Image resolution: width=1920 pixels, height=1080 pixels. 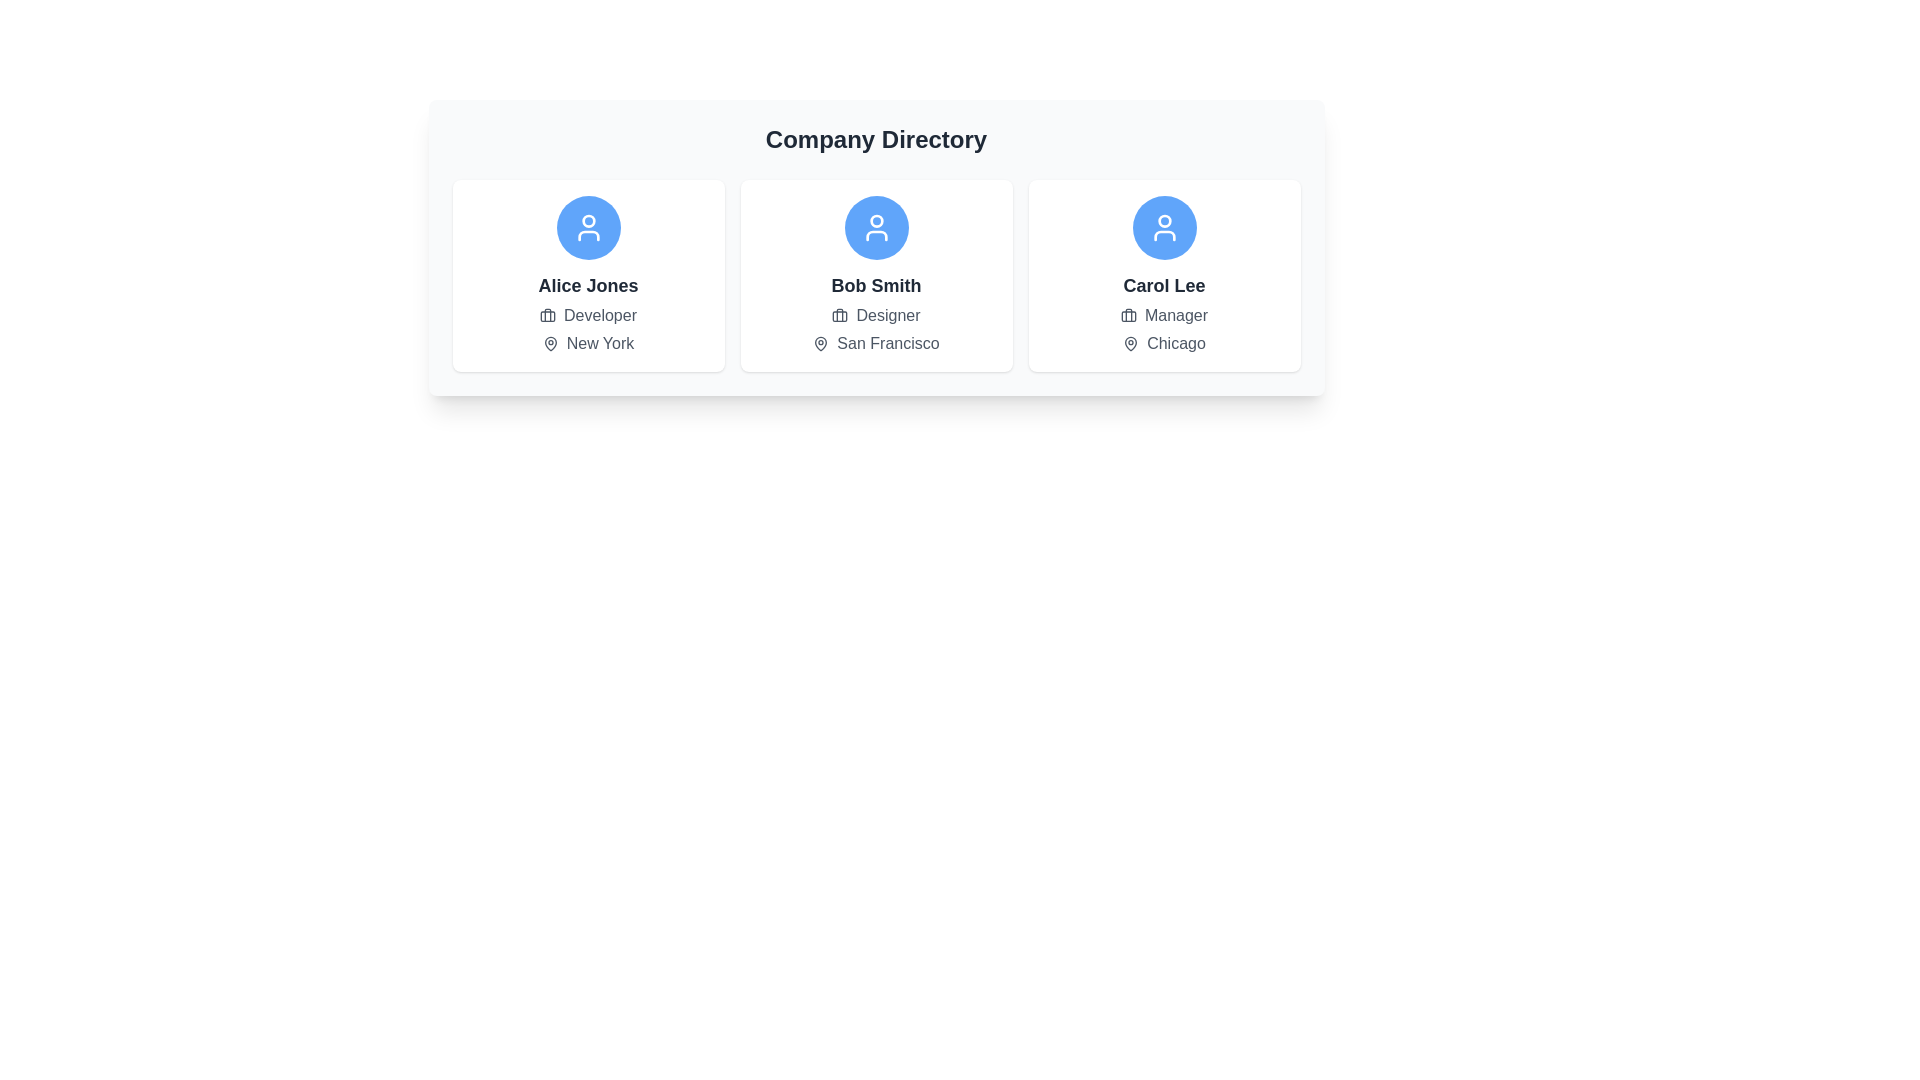 I want to click on the Profile summary card for Carol Lee, which features a light blue circular user icon, the name 'Carol Lee' in bold, 'Manager' in smaller text, and 'Chicago' with a map marker icon, located as the rightmost card in a row of three, so click(x=1164, y=276).